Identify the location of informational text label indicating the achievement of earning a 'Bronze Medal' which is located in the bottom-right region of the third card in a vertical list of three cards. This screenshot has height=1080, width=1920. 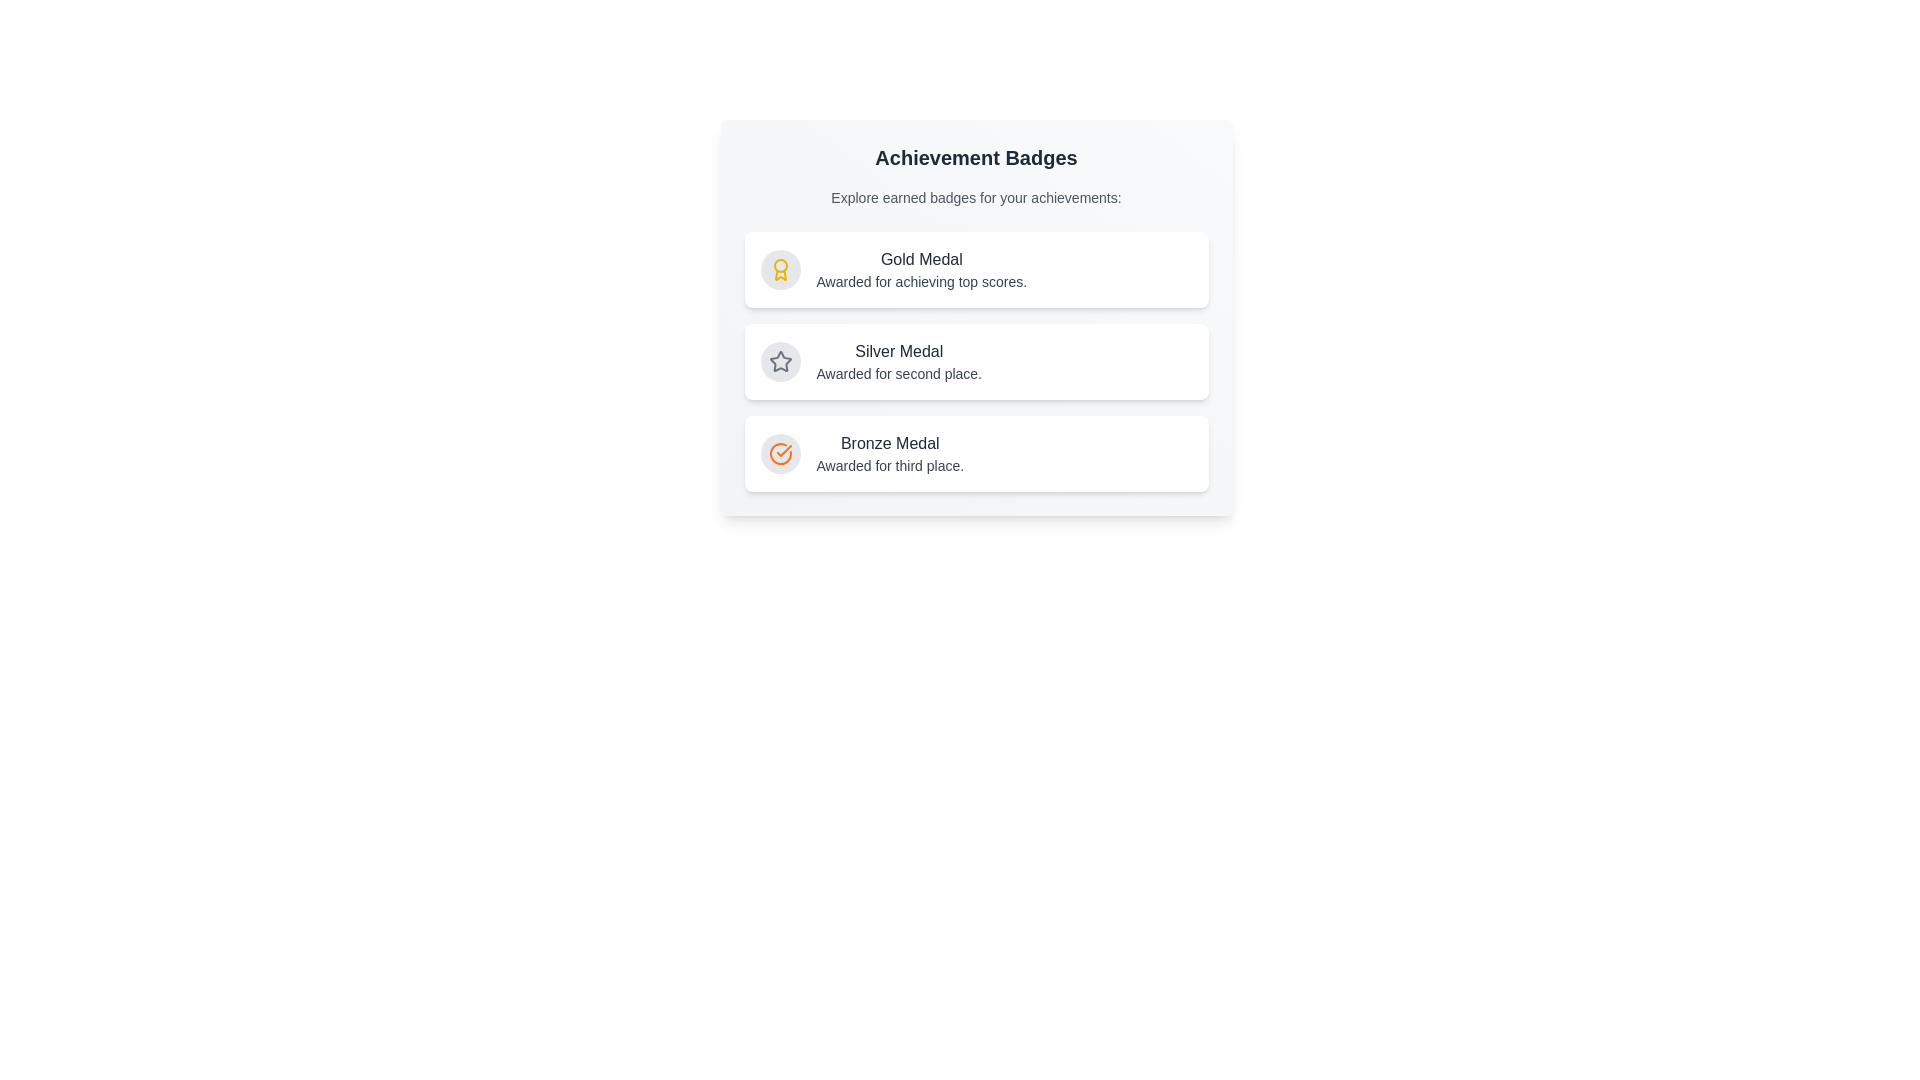
(889, 454).